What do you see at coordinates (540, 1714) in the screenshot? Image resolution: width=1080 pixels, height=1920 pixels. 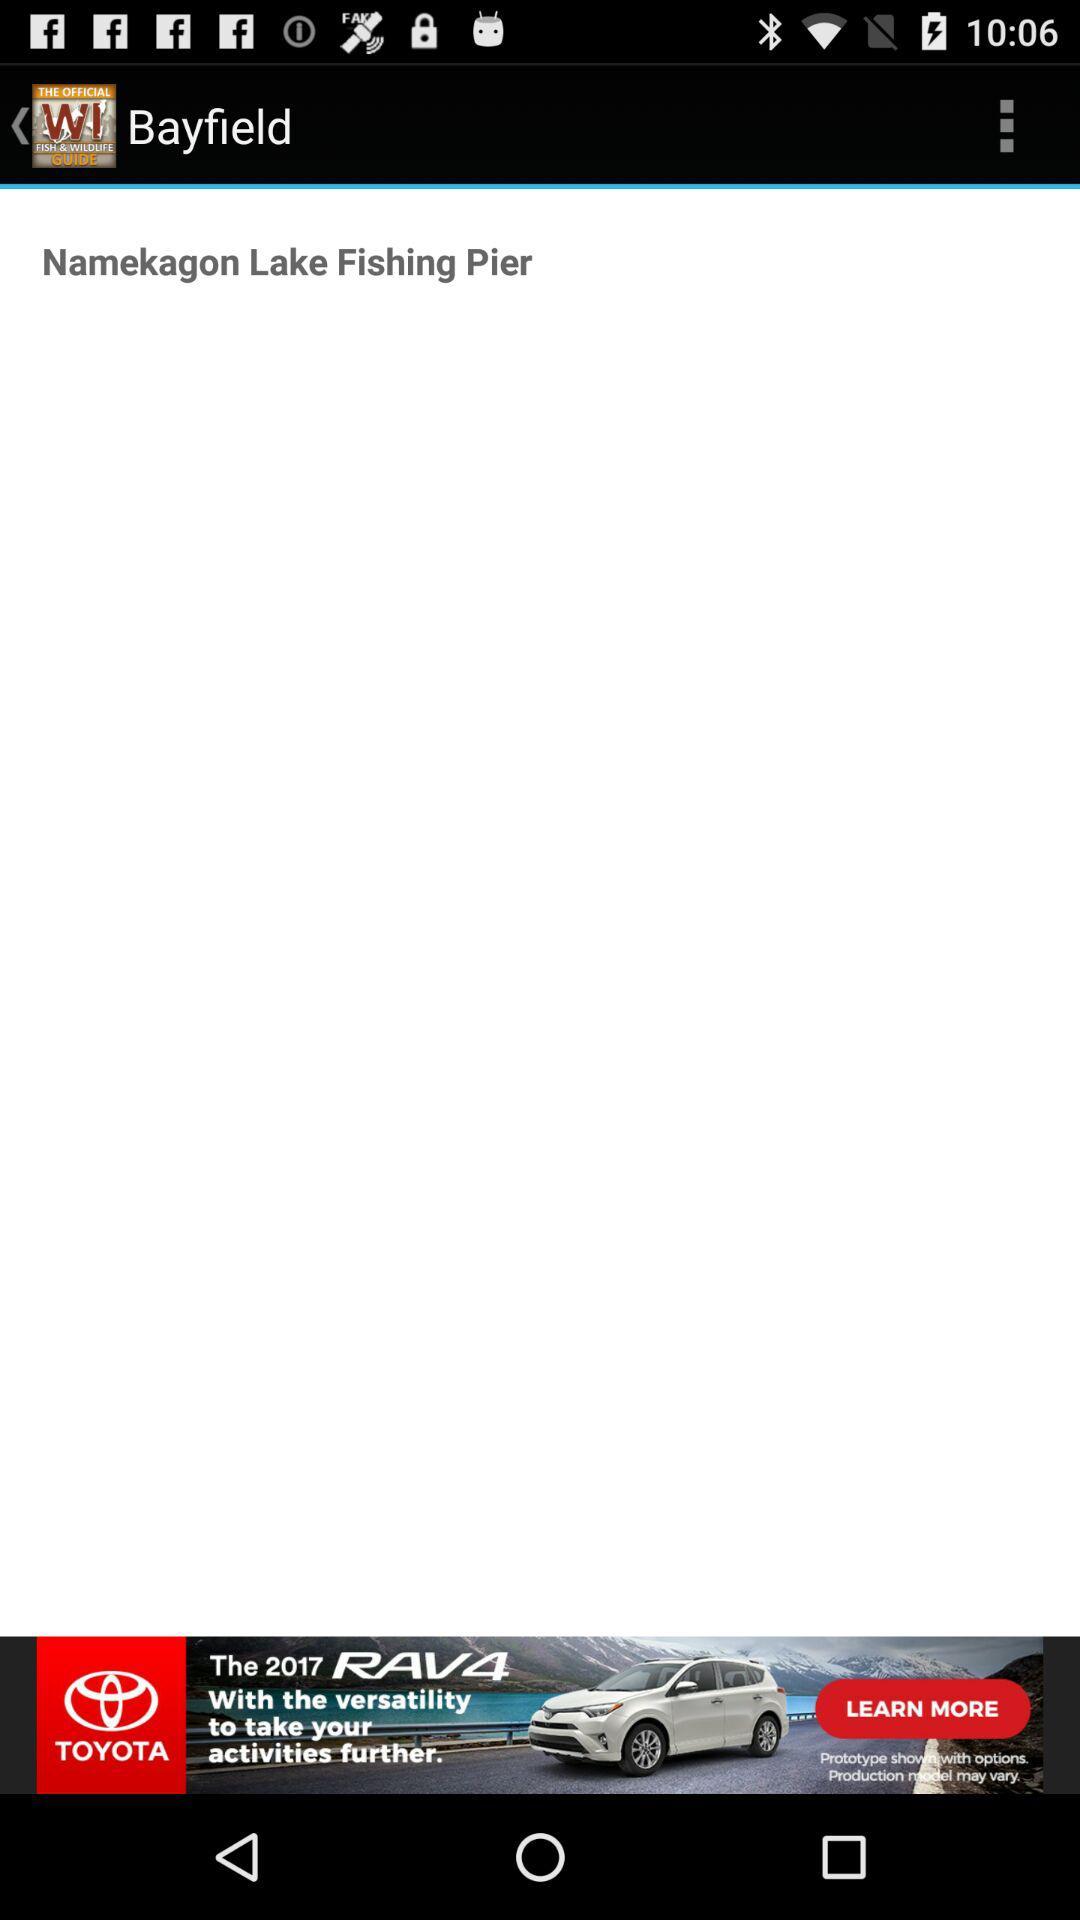 I see `icon below the namekagon lake fishing` at bounding box center [540, 1714].